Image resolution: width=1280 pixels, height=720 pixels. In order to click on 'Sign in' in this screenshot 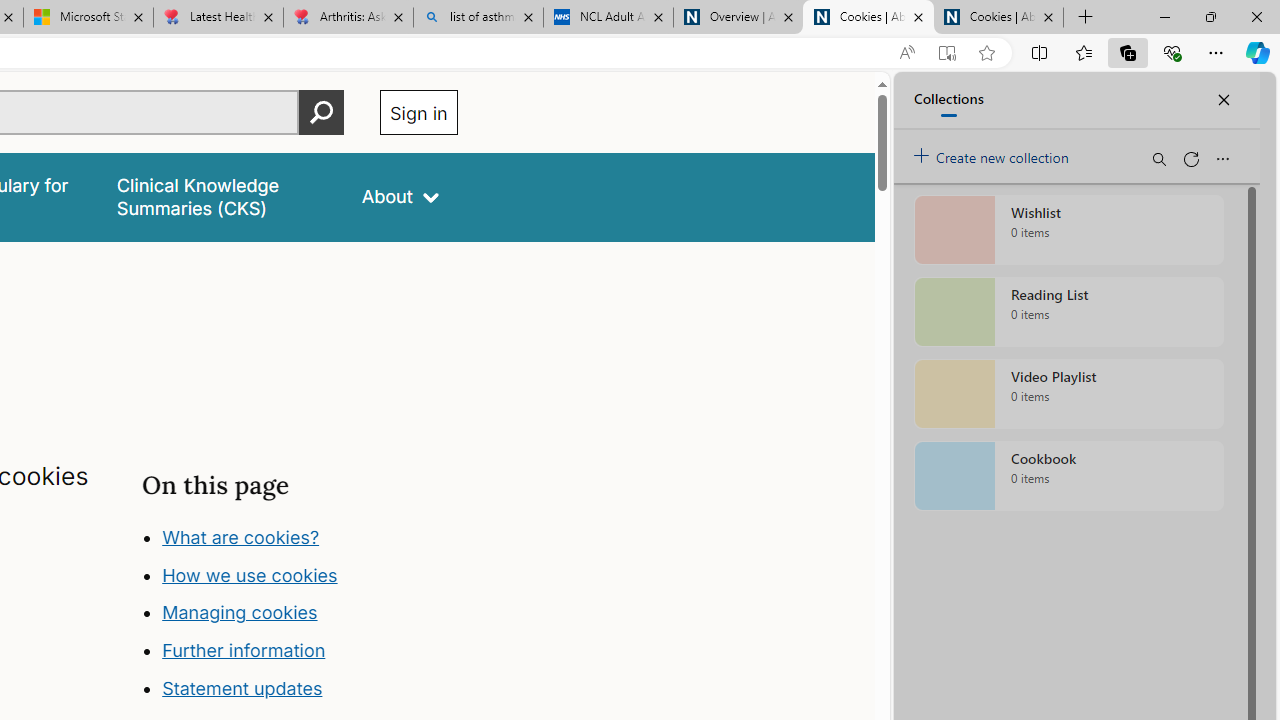, I will do `click(417, 112)`.